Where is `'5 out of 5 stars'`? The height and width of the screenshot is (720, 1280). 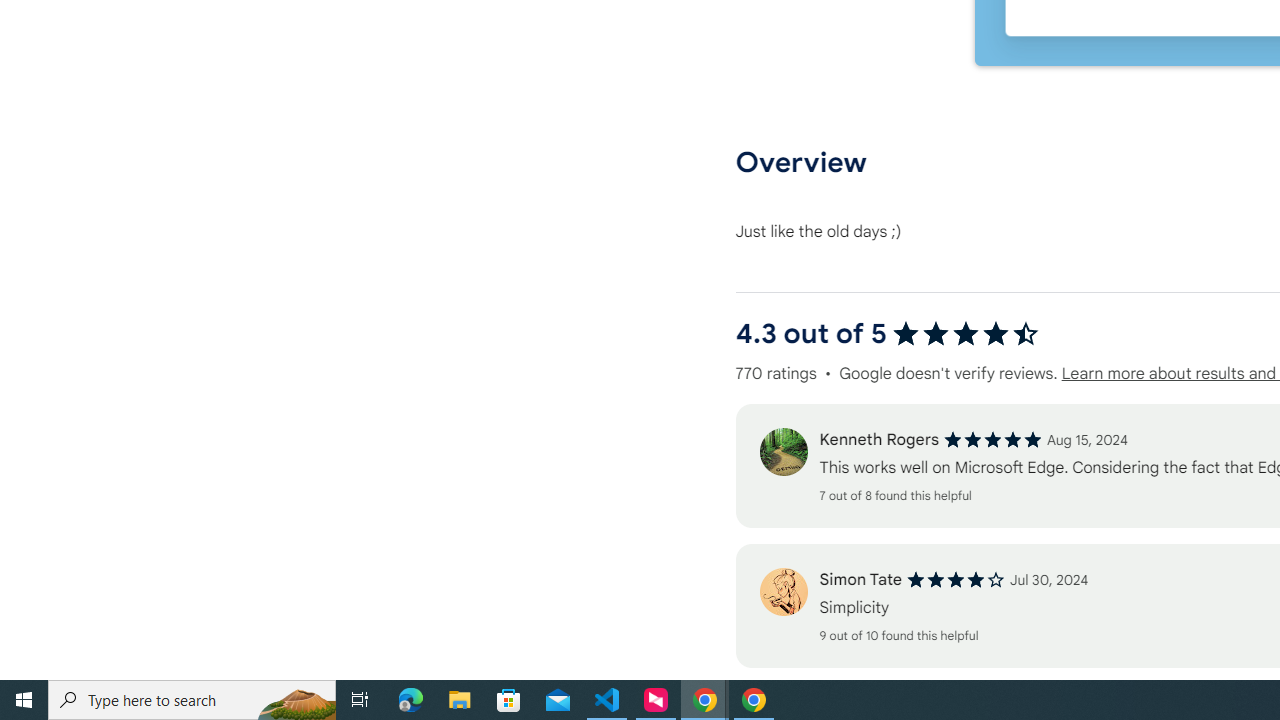 '5 out of 5 stars' is located at coordinates (992, 439).